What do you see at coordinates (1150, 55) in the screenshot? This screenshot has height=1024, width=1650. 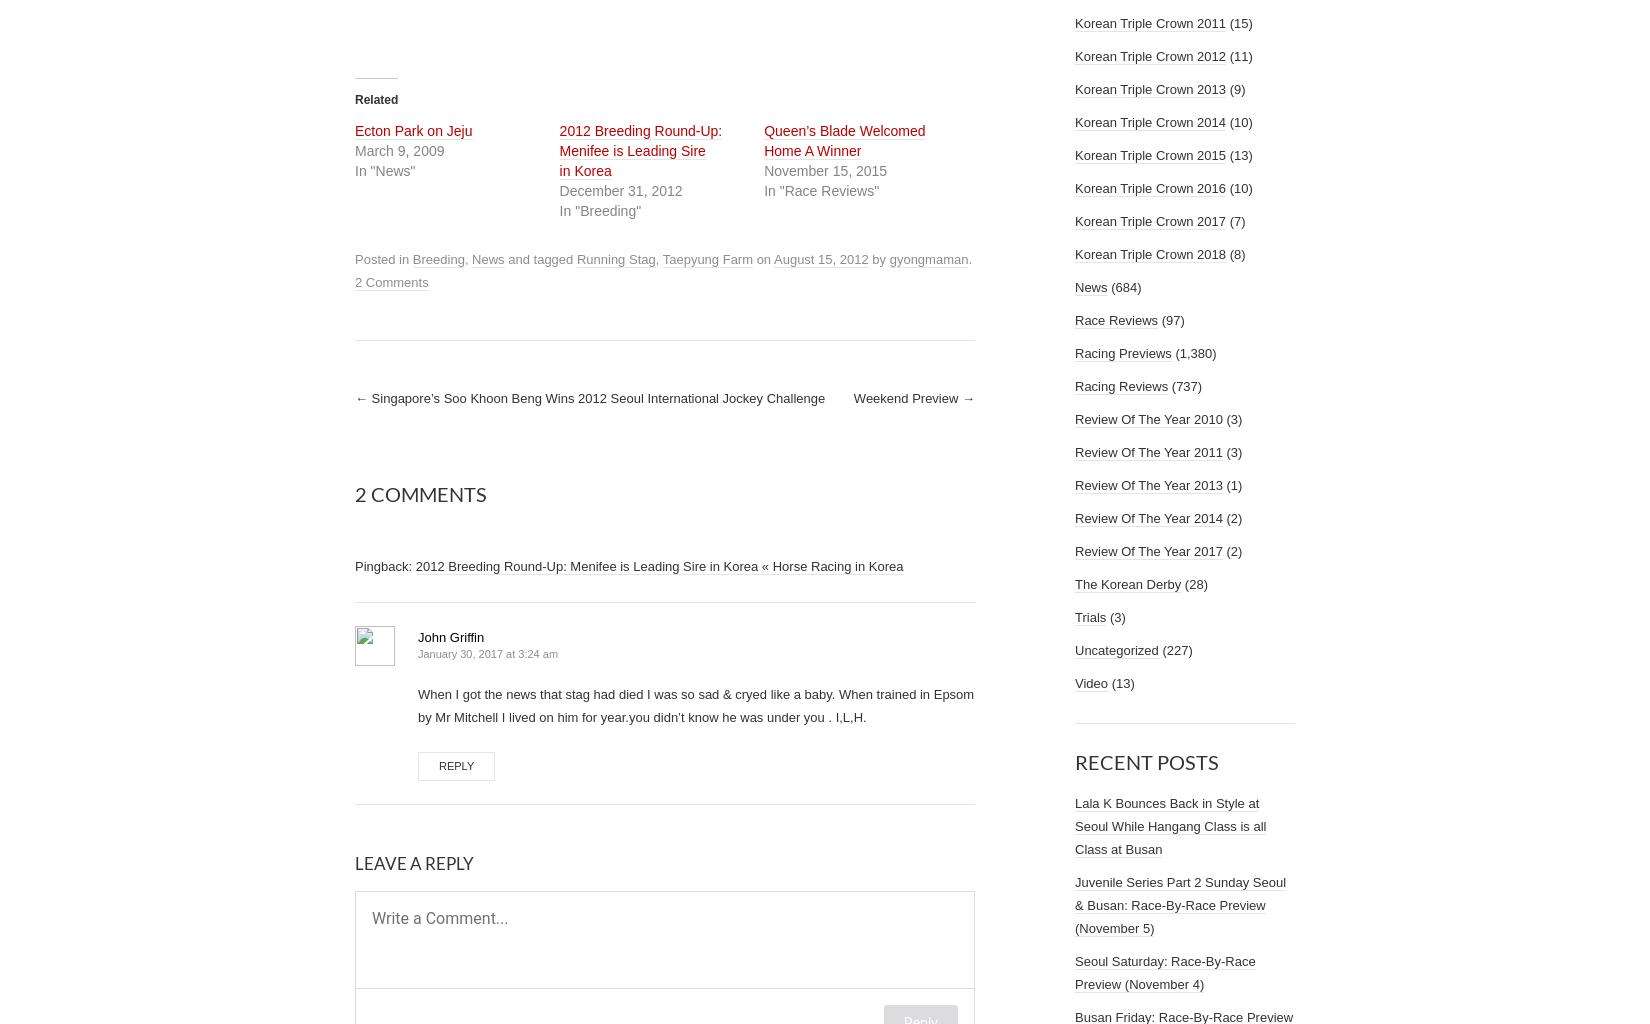 I see `'Korean Triple Crown 2012'` at bounding box center [1150, 55].